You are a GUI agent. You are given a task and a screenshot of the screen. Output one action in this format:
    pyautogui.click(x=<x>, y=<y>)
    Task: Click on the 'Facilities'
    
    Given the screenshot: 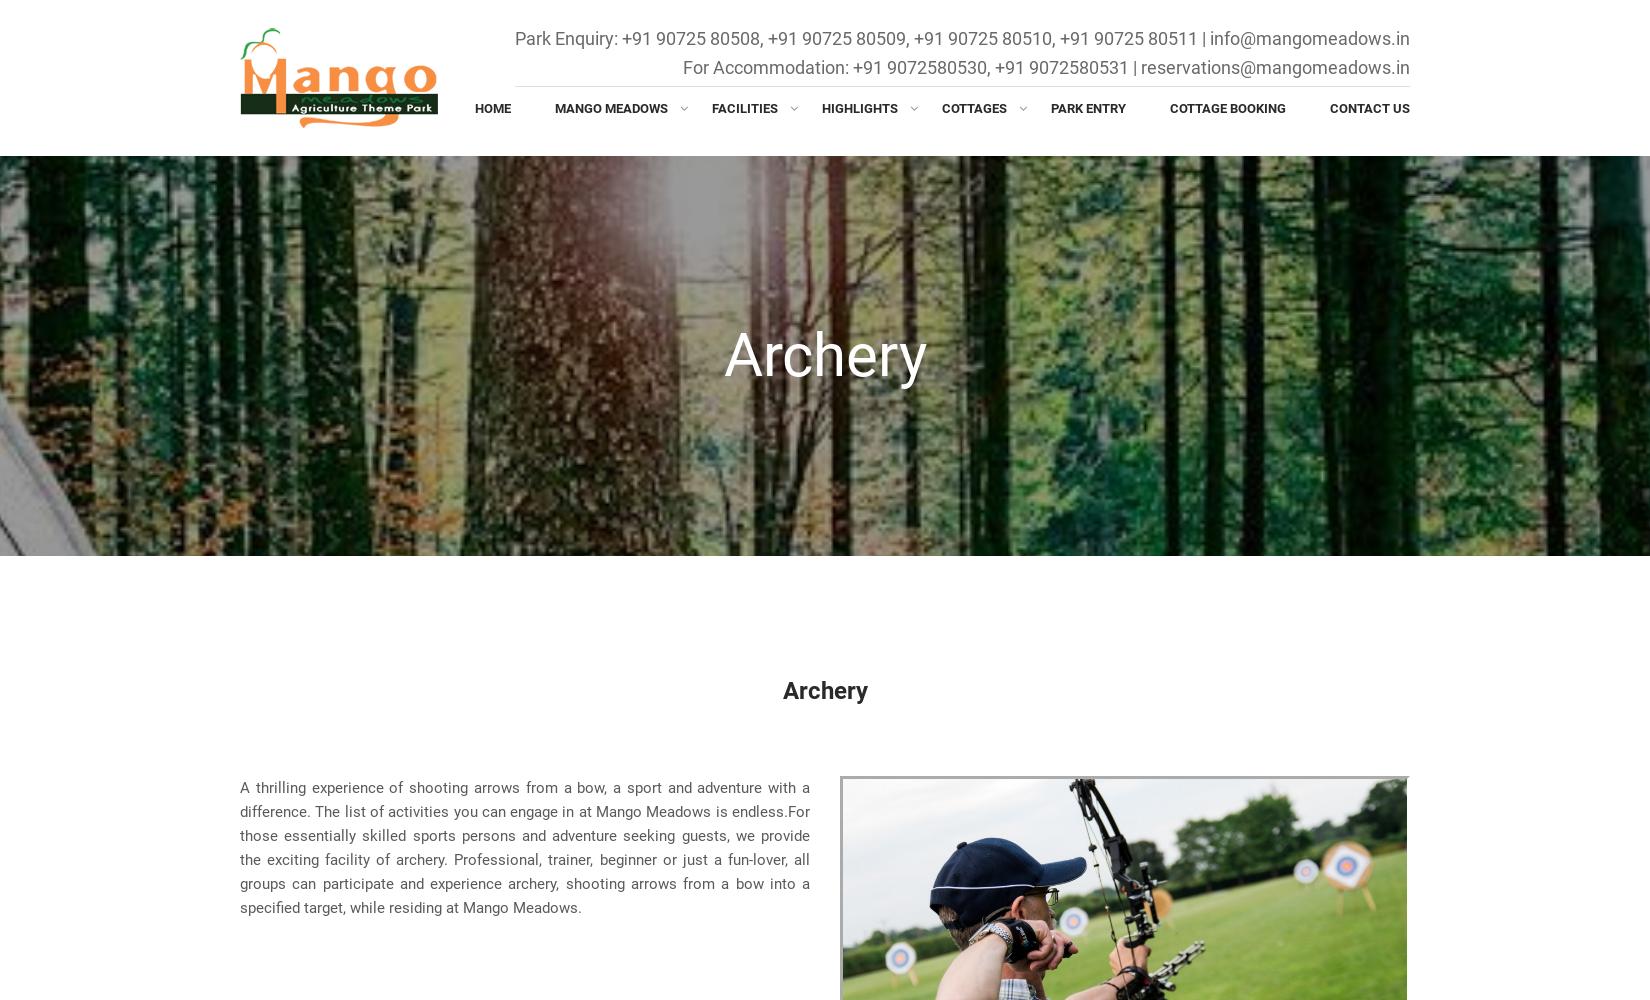 What is the action you would take?
    pyautogui.click(x=743, y=107)
    